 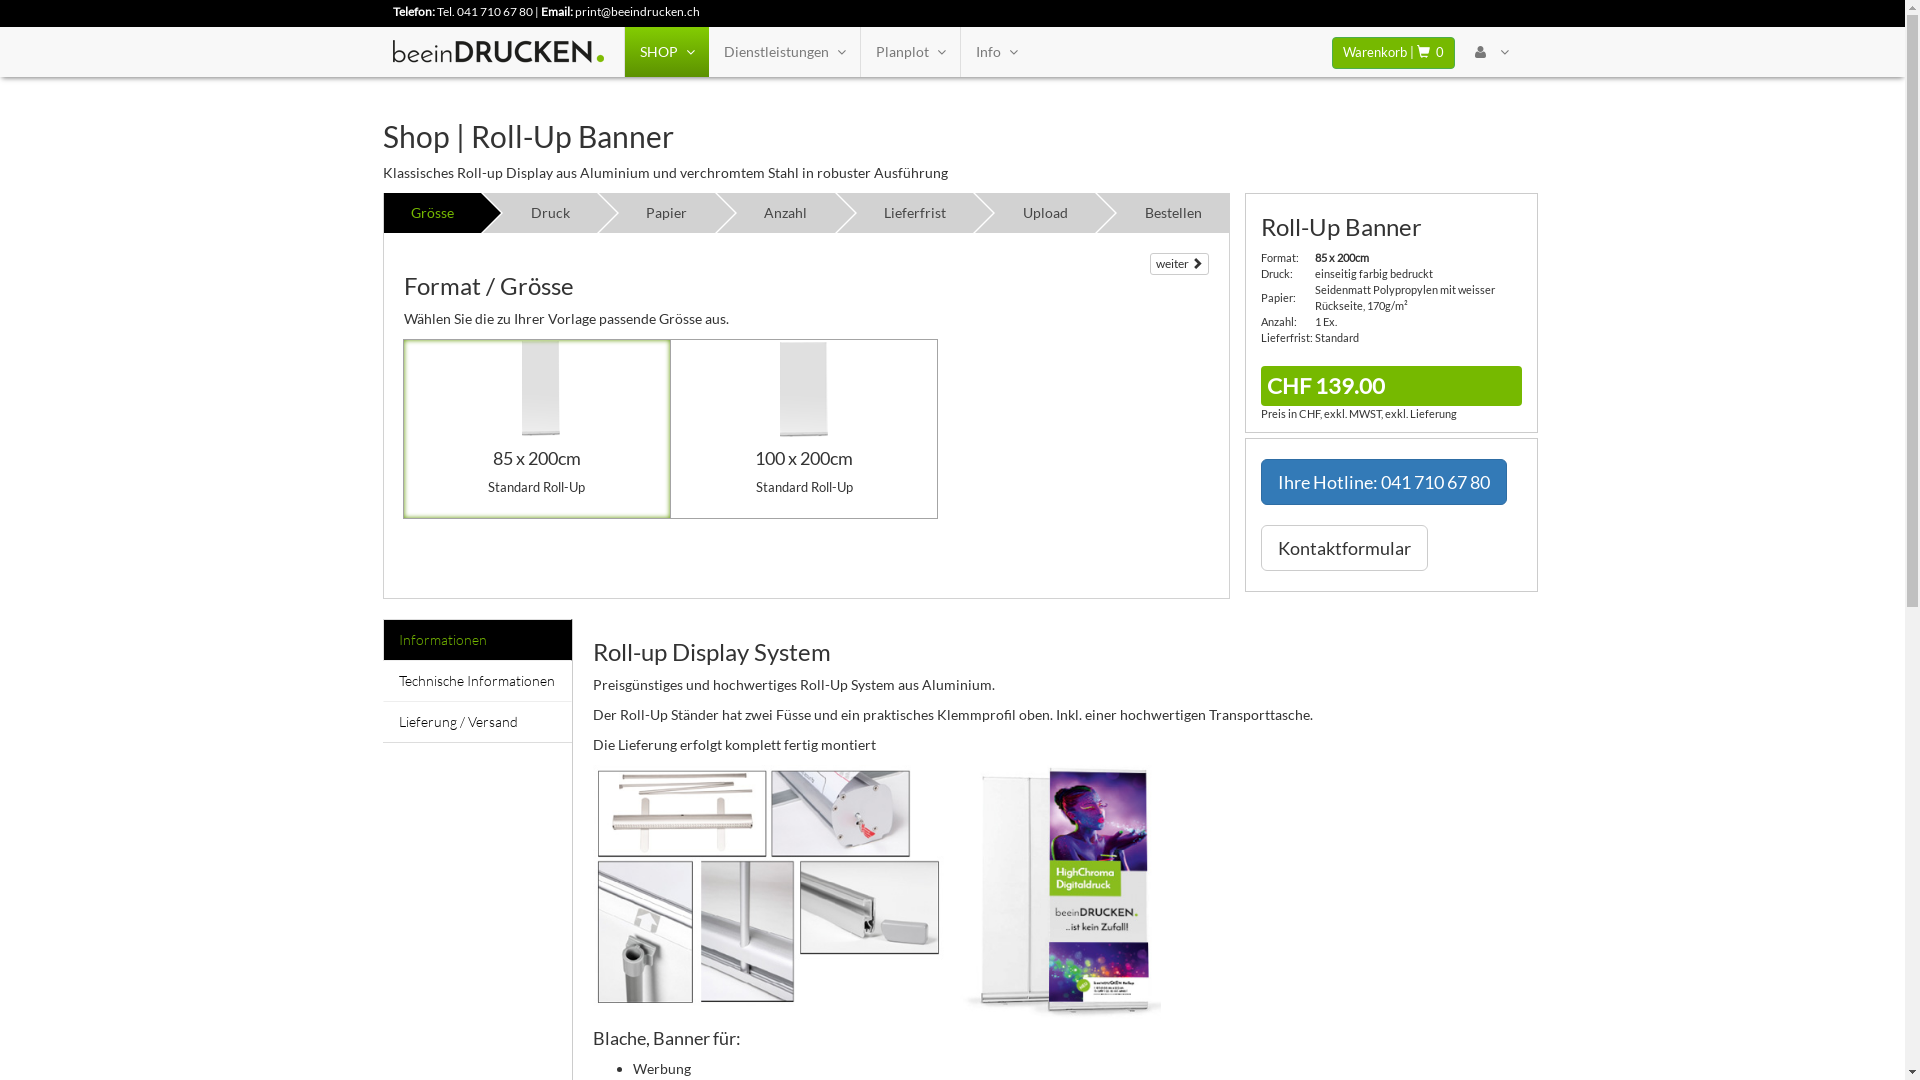 What do you see at coordinates (484, 11) in the screenshot?
I see `'Tel. 041 710 67 80'` at bounding box center [484, 11].